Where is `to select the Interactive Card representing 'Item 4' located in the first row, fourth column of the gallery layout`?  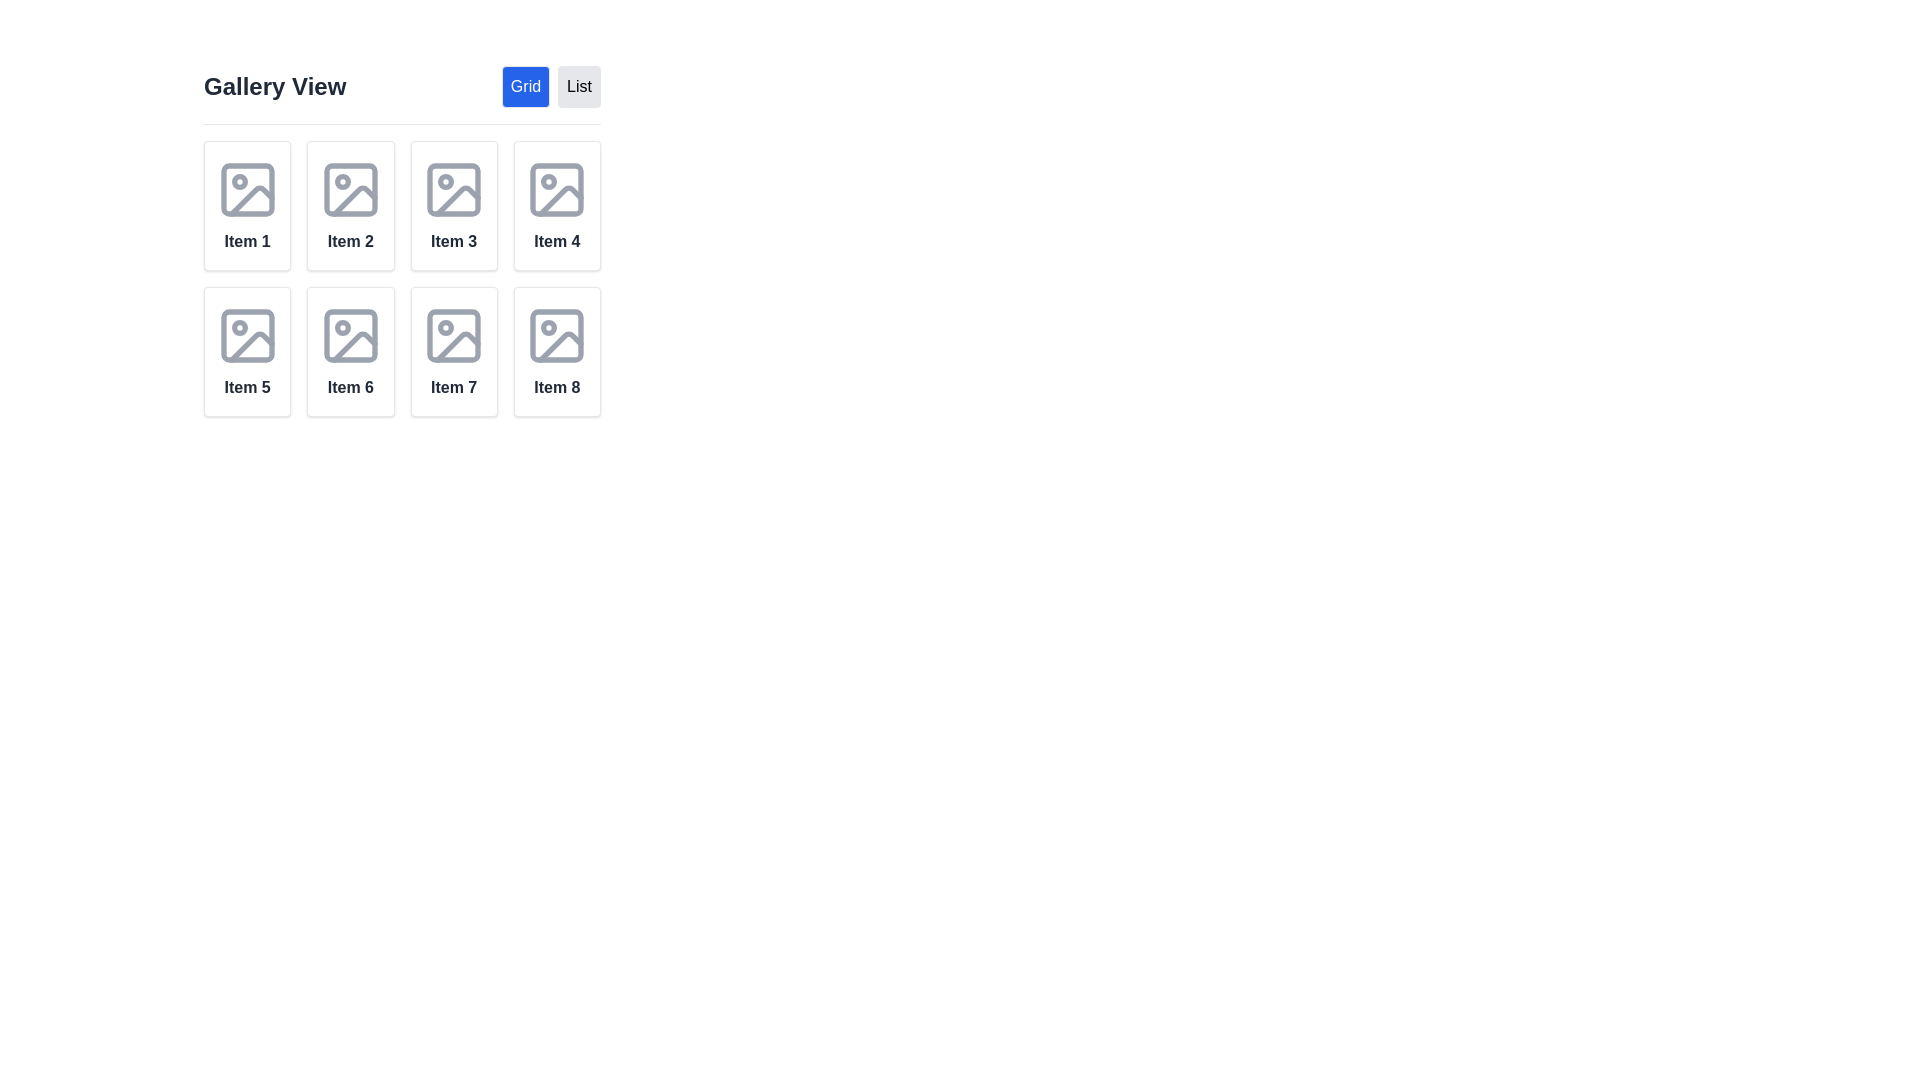
to select the Interactive Card representing 'Item 4' located in the first row, fourth column of the gallery layout is located at coordinates (557, 205).